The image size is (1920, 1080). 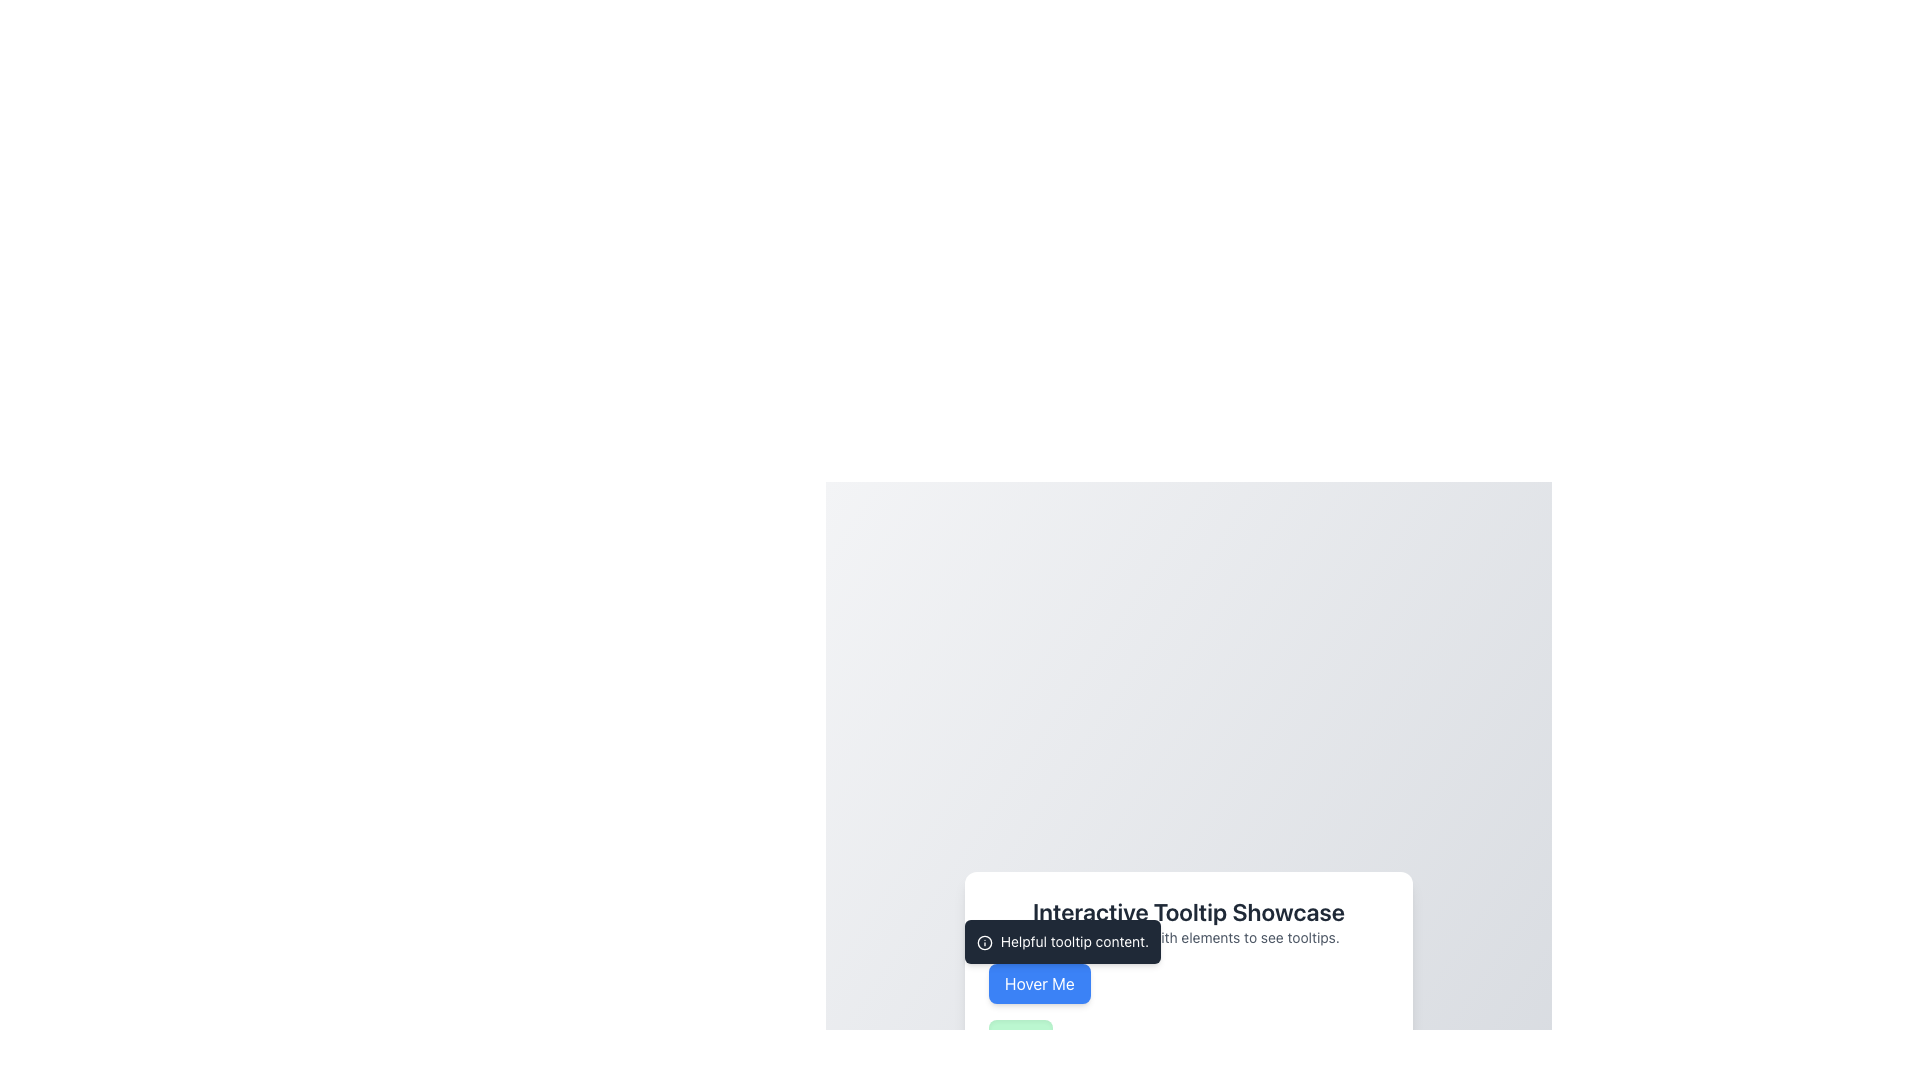 What do you see at coordinates (984, 942) in the screenshot?
I see `the SVG Circle that forms the outer part of an information icon near the 'Hover Me' button` at bounding box center [984, 942].